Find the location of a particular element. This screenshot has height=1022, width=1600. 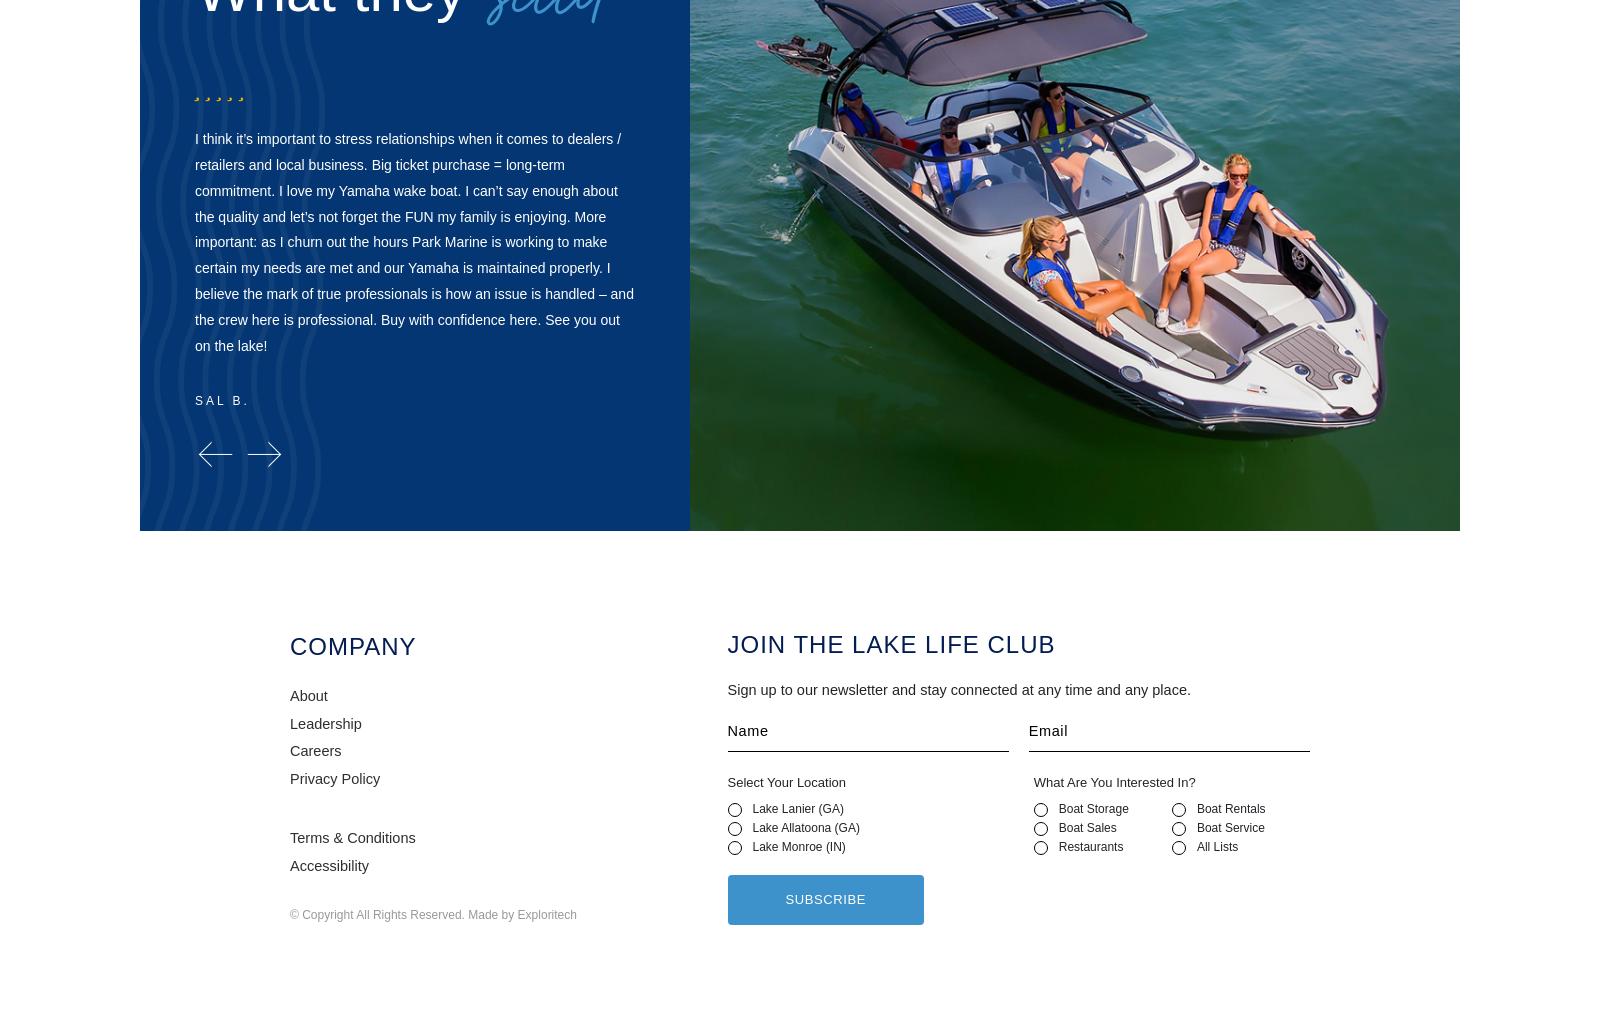

'Select Your Location' is located at coordinates (727, 782).